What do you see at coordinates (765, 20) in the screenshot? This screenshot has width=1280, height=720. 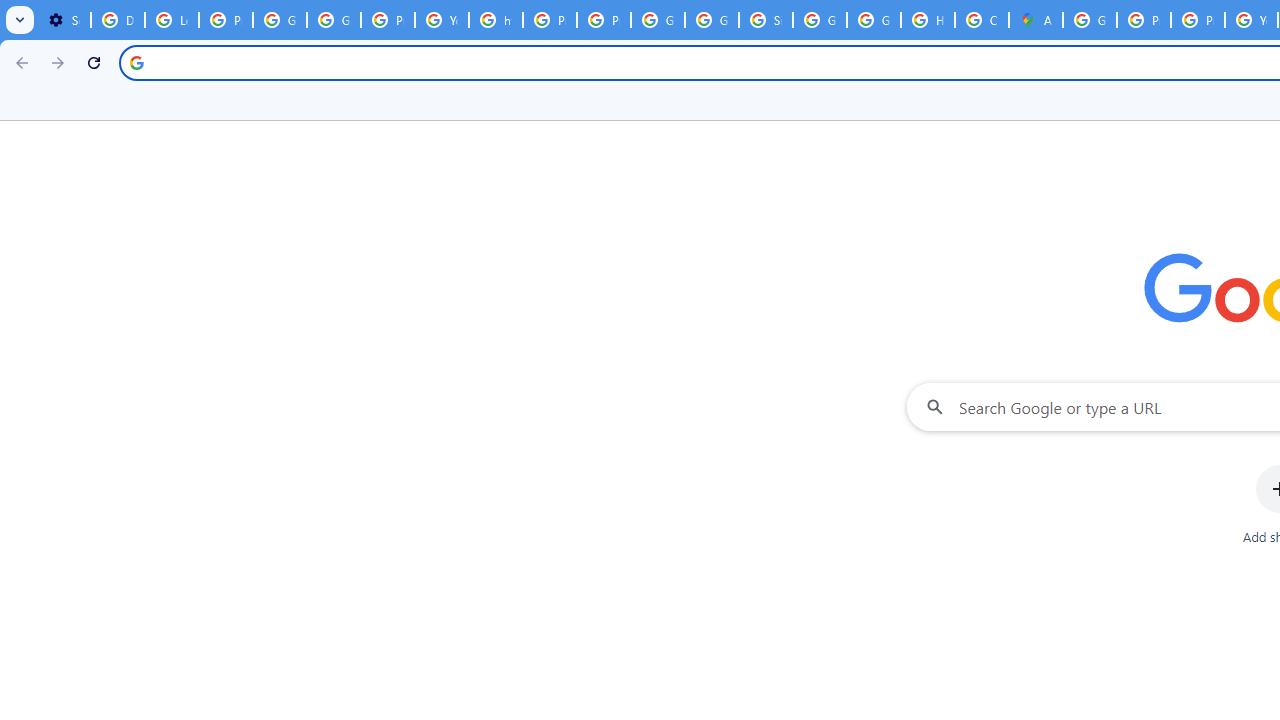 I see `'Sign in - Google Accounts'` at bounding box center [765, 20].